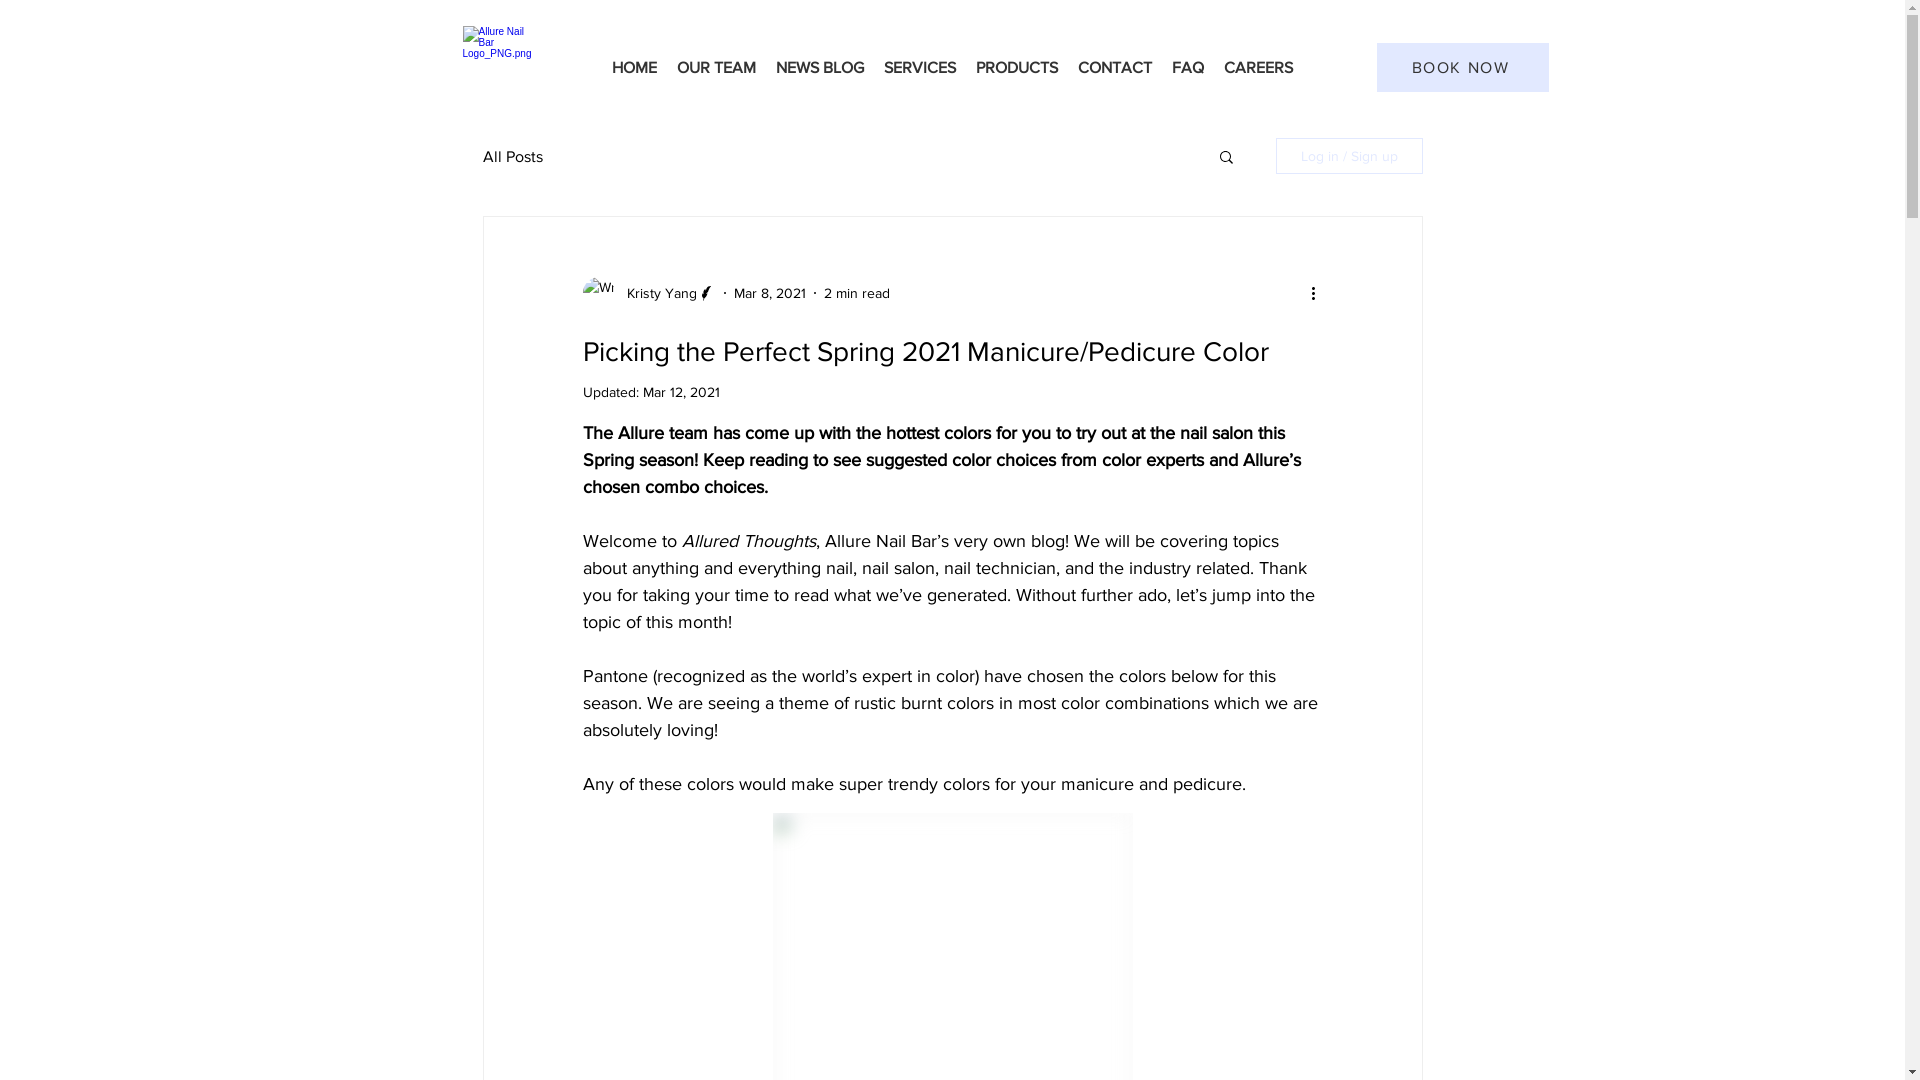  What do you see at coordinates (1462, 66) in the screenshot?
I see `'BOOK NOW'` at bounding box center [1462, 66].